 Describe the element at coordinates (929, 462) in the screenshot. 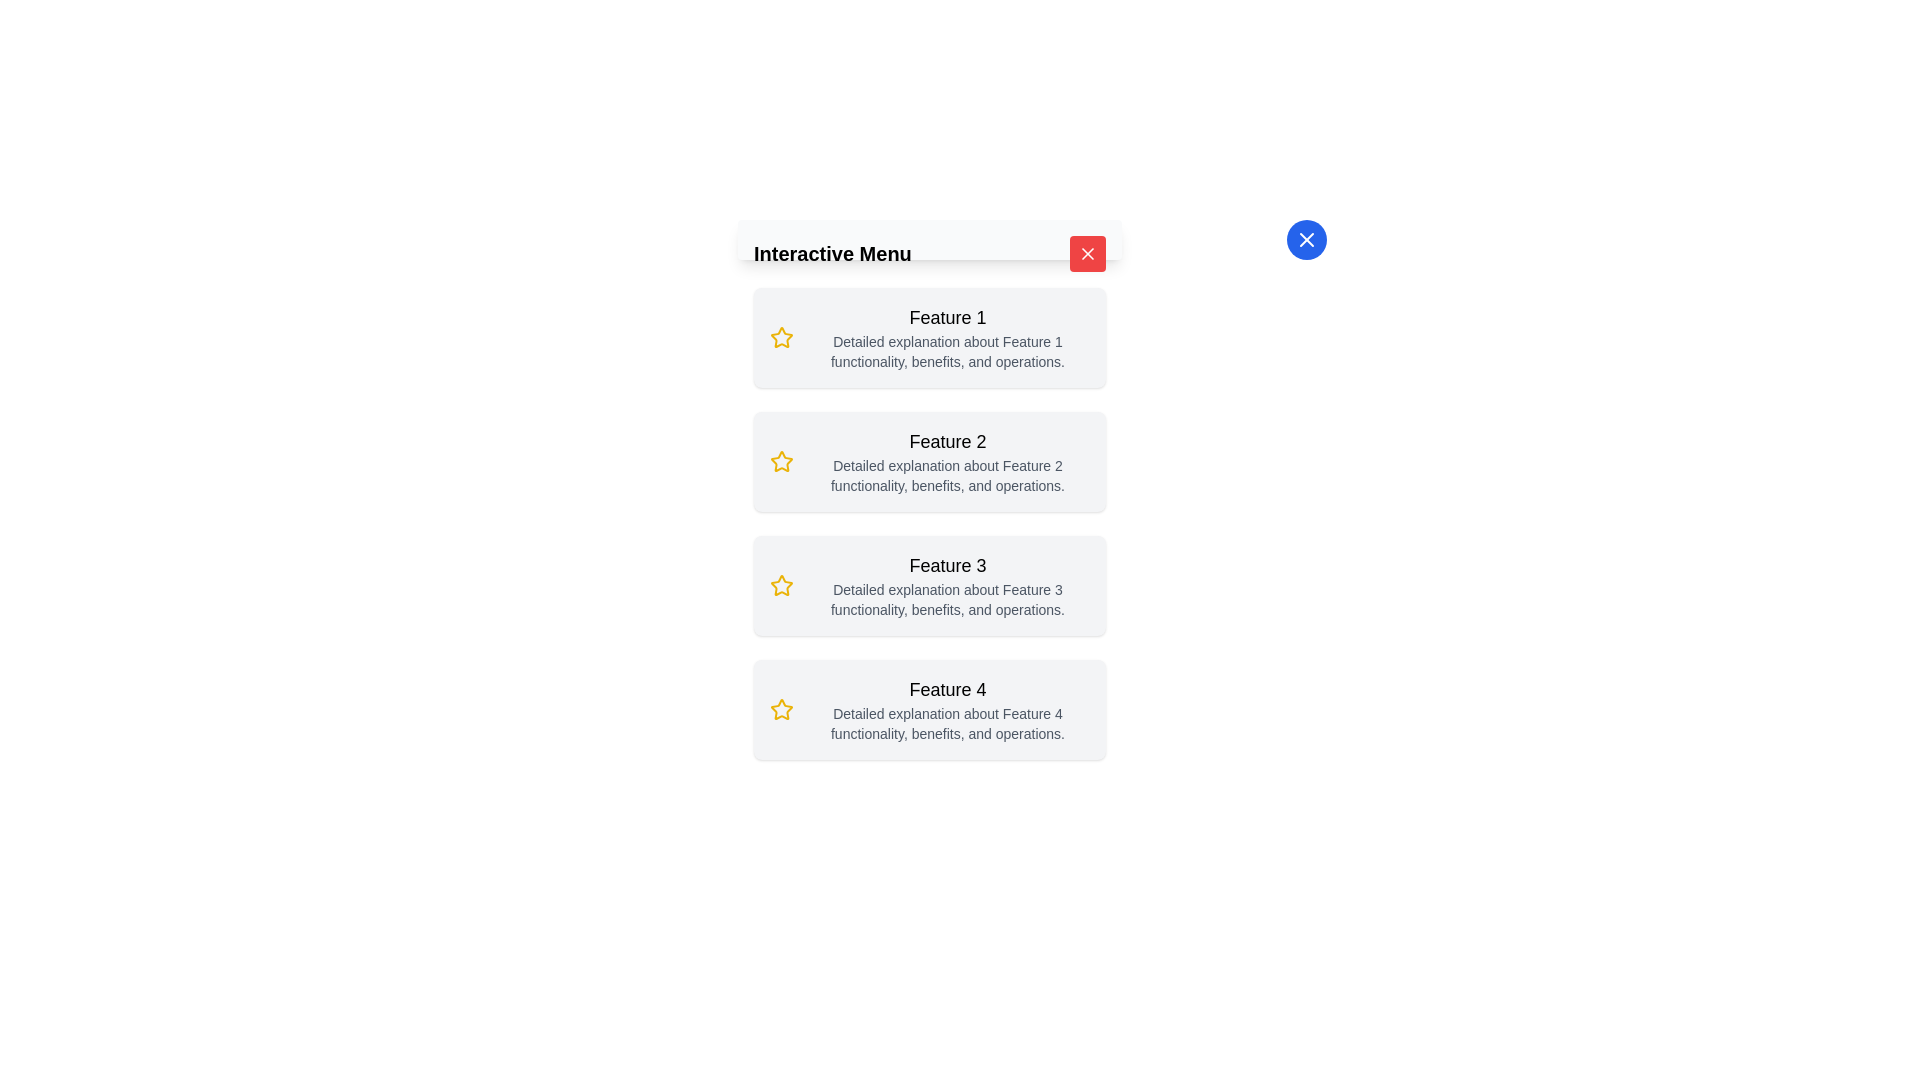

I see `detailed description of the 'Feature 2' informational card, which is the second item in a vertically stacked list, identified by its light gray background and yellow star icon` at that location.